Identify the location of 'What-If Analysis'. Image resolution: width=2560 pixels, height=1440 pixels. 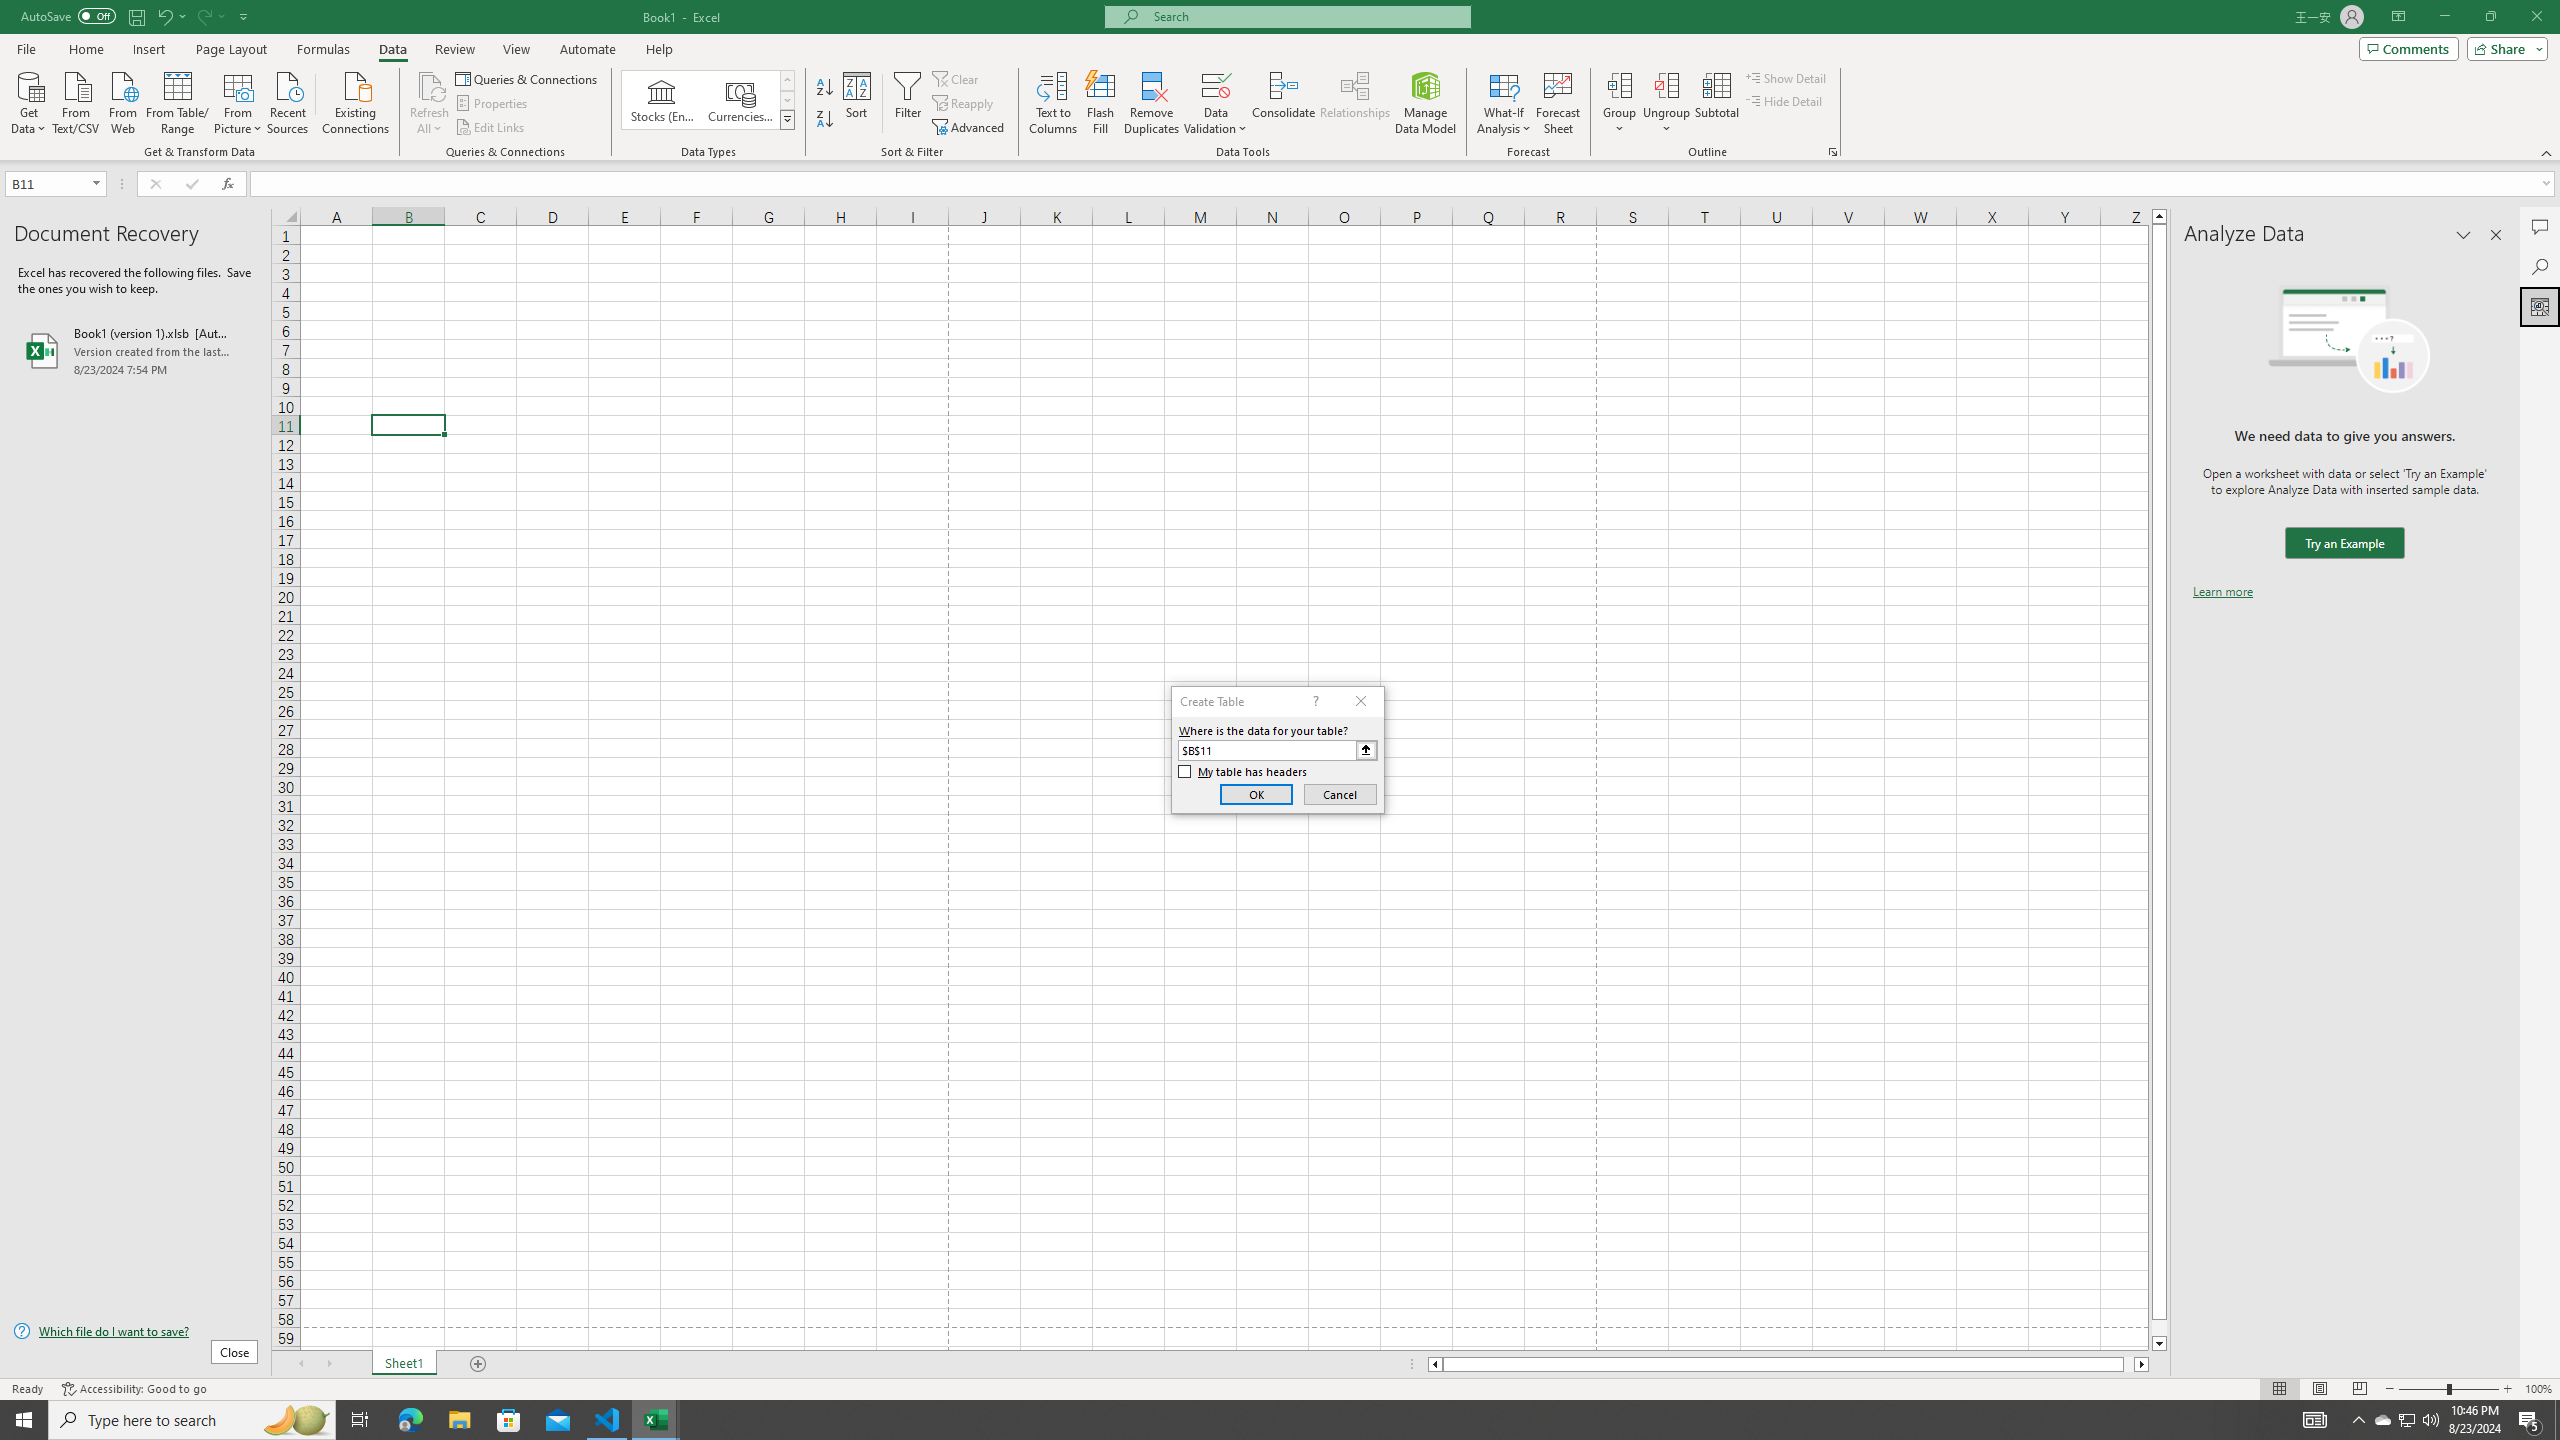
(1504, 103).